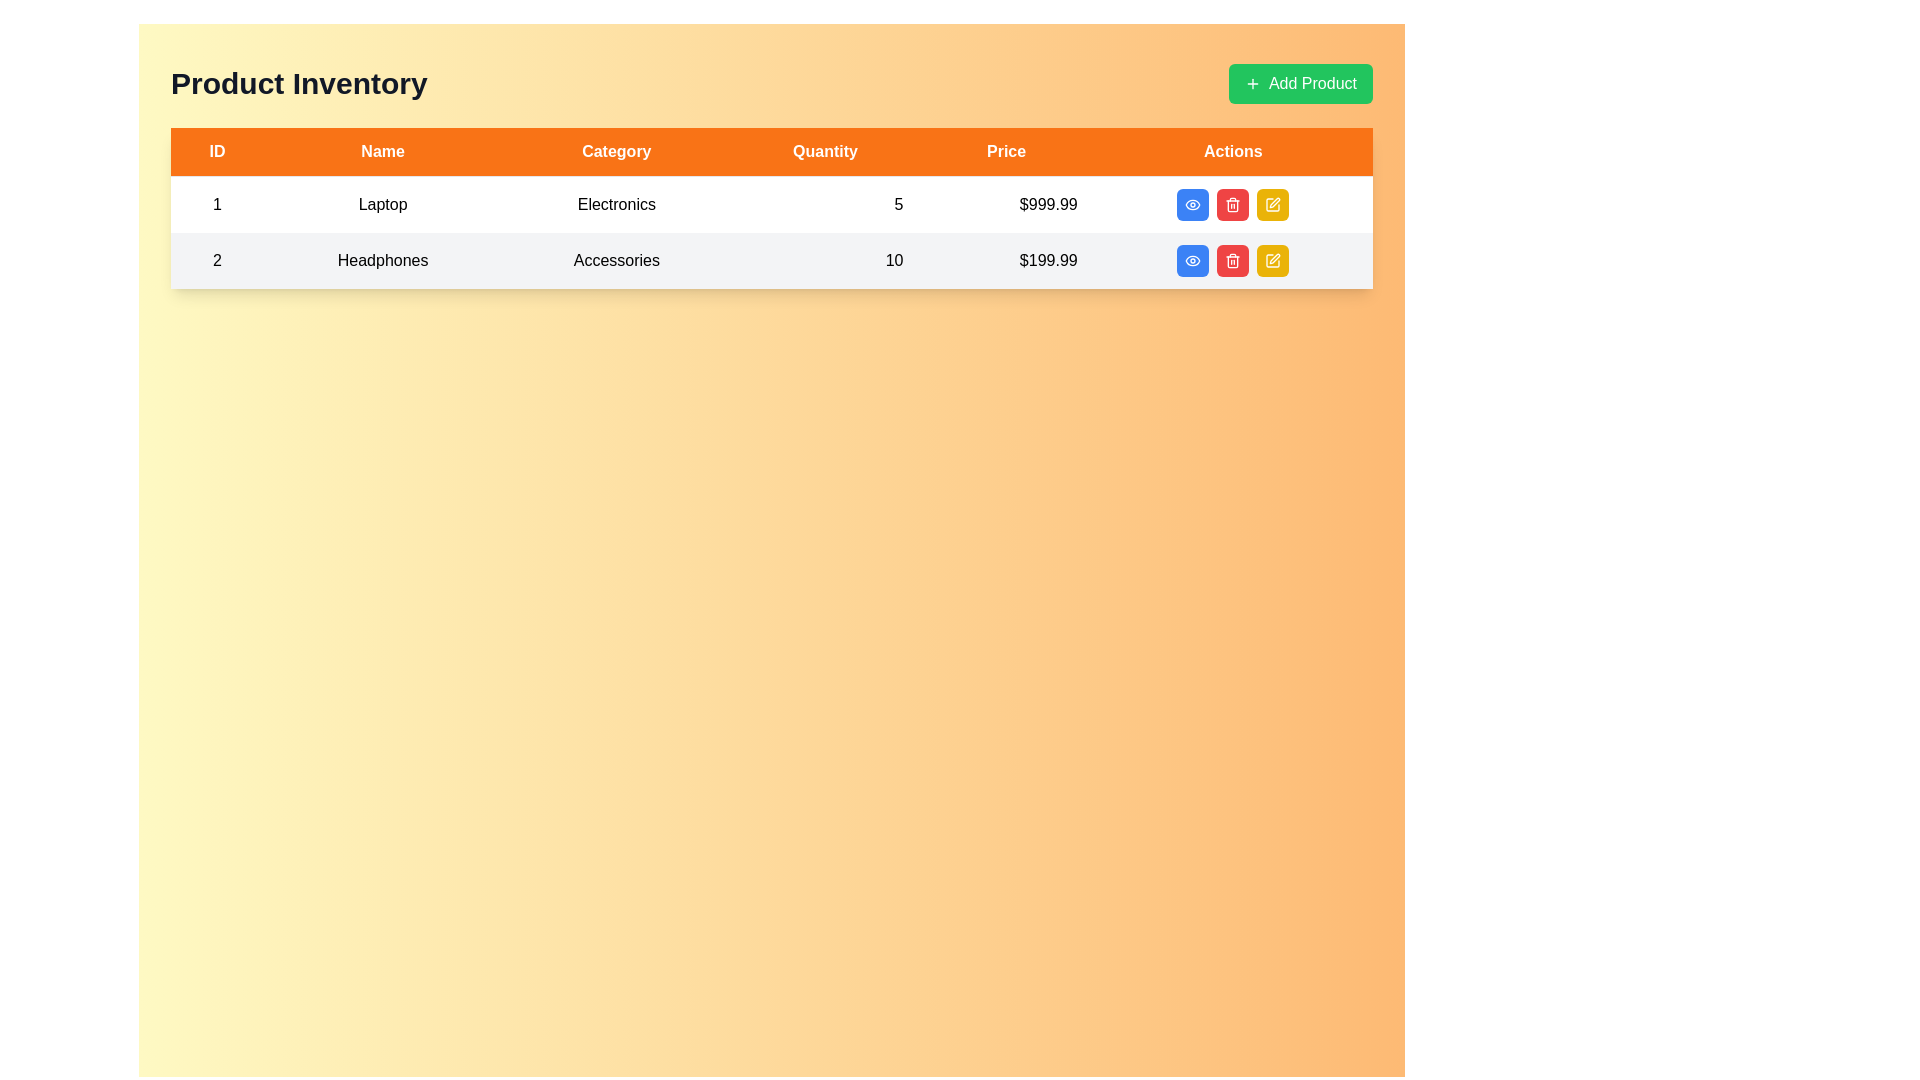 The height and width of the screenshot is (1080, 1920). Describe the element at coordinates (1232, 261) in the screenshot. I see `the trashcan icon located in the second row of the table under the 'Actions' column, part of the 'Trash' icon group` at that location.